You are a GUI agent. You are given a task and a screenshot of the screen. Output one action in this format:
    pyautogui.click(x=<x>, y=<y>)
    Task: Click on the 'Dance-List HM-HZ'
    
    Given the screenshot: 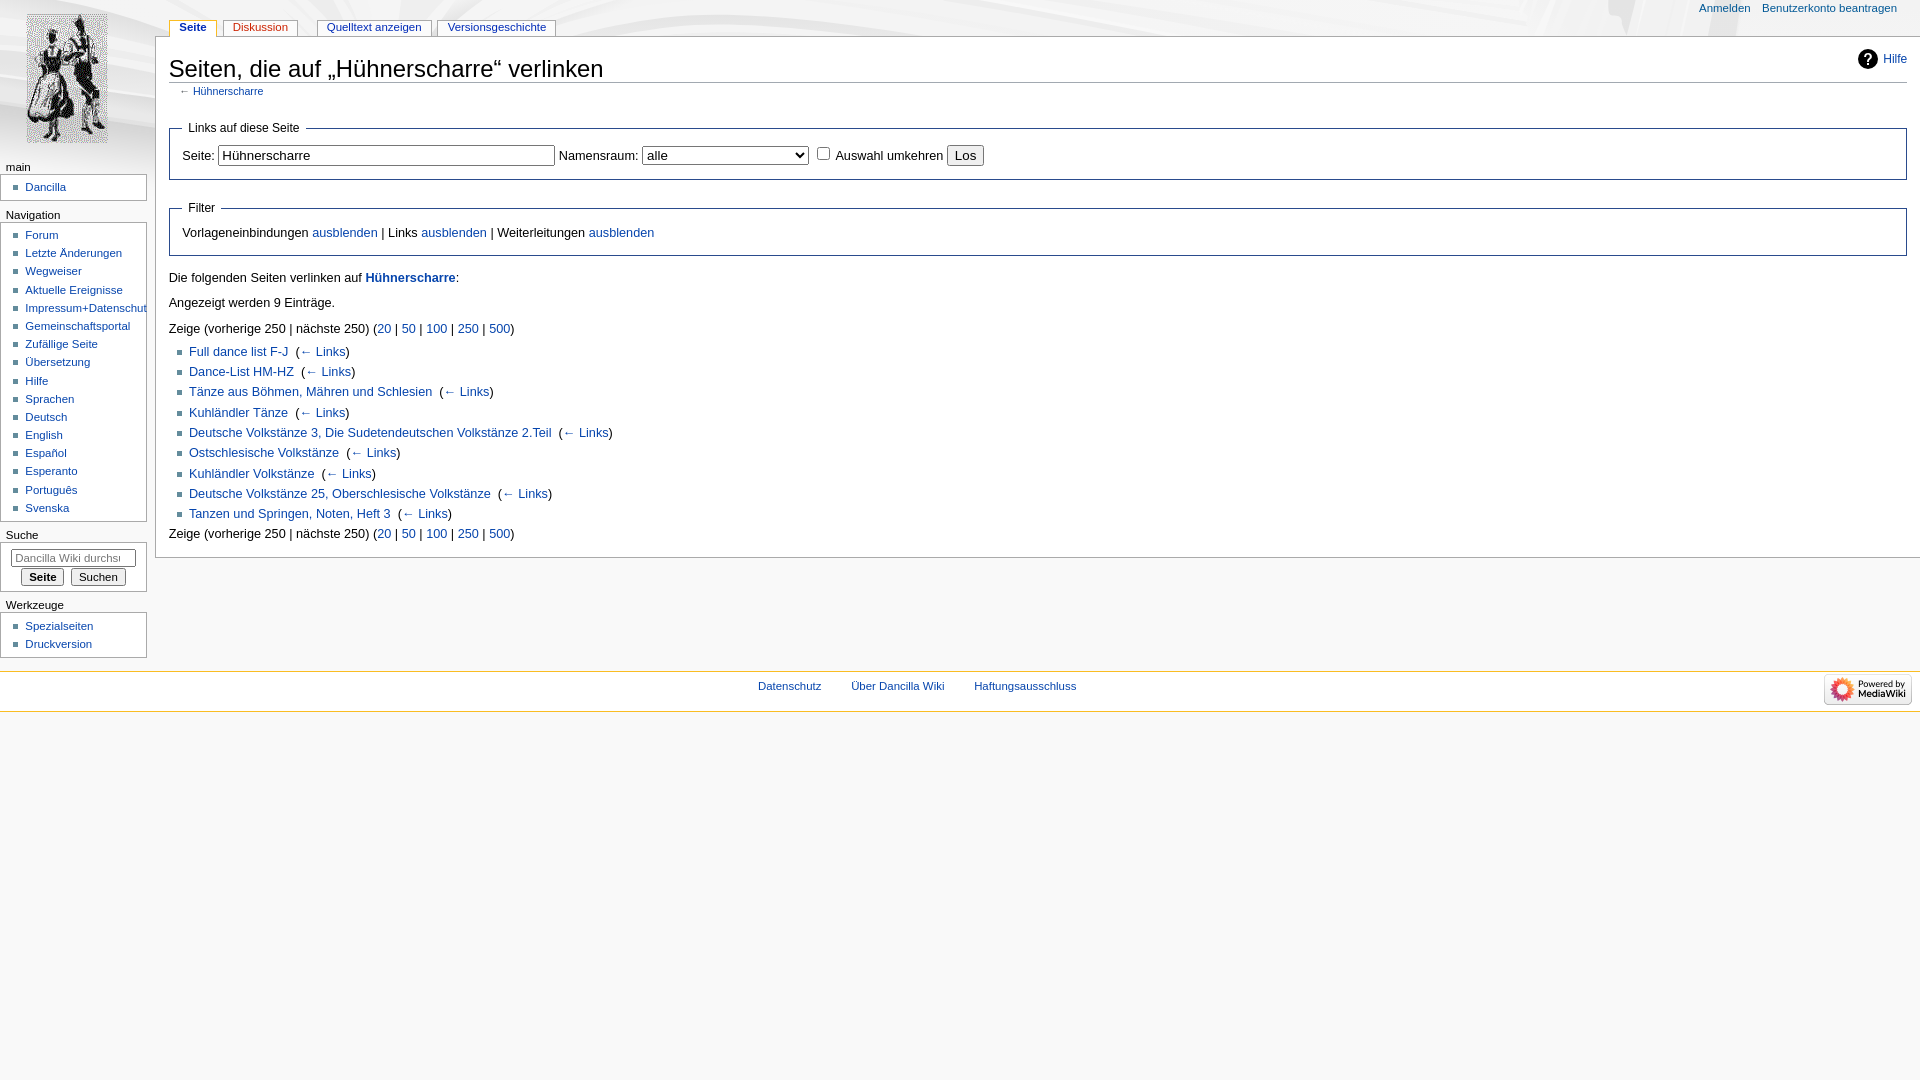 What is the action you would take?
    pyautogui.click(x=240, y=371)
    